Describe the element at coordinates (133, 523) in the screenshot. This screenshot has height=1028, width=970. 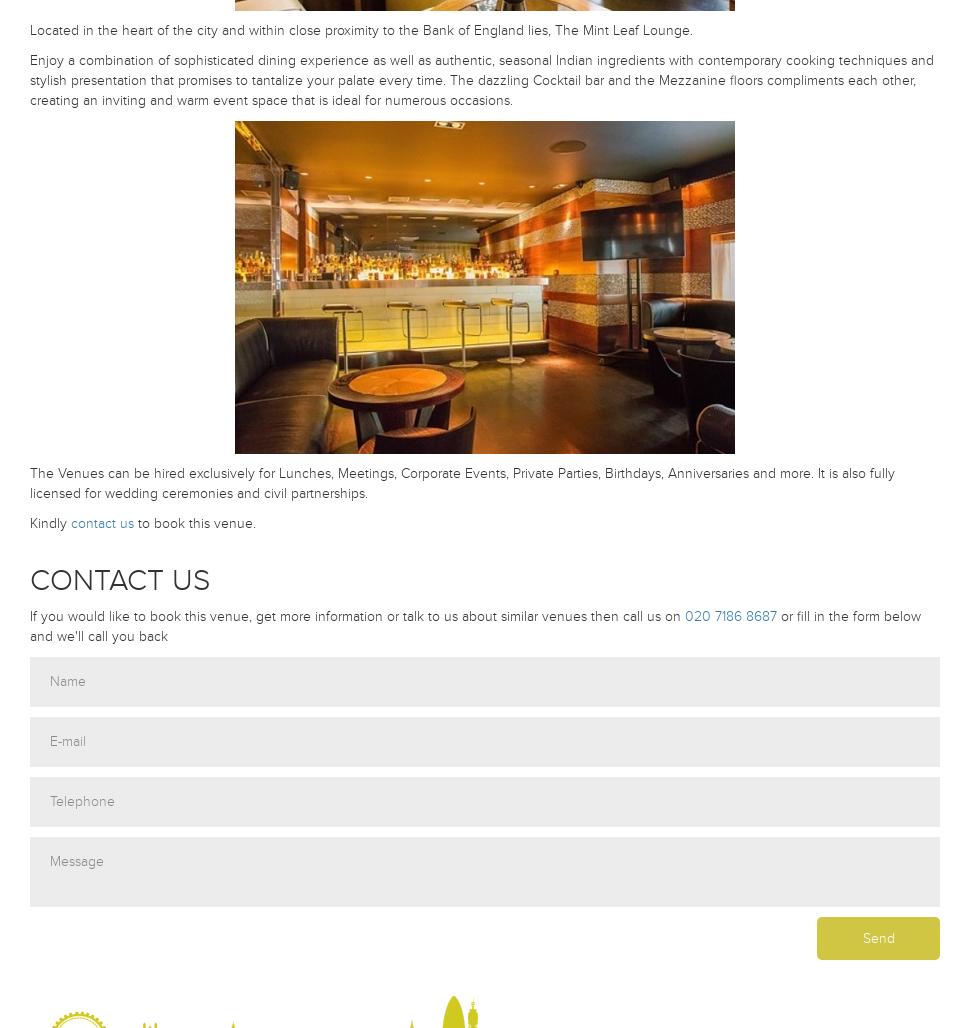
I see `'to book this venue.'` at that location.